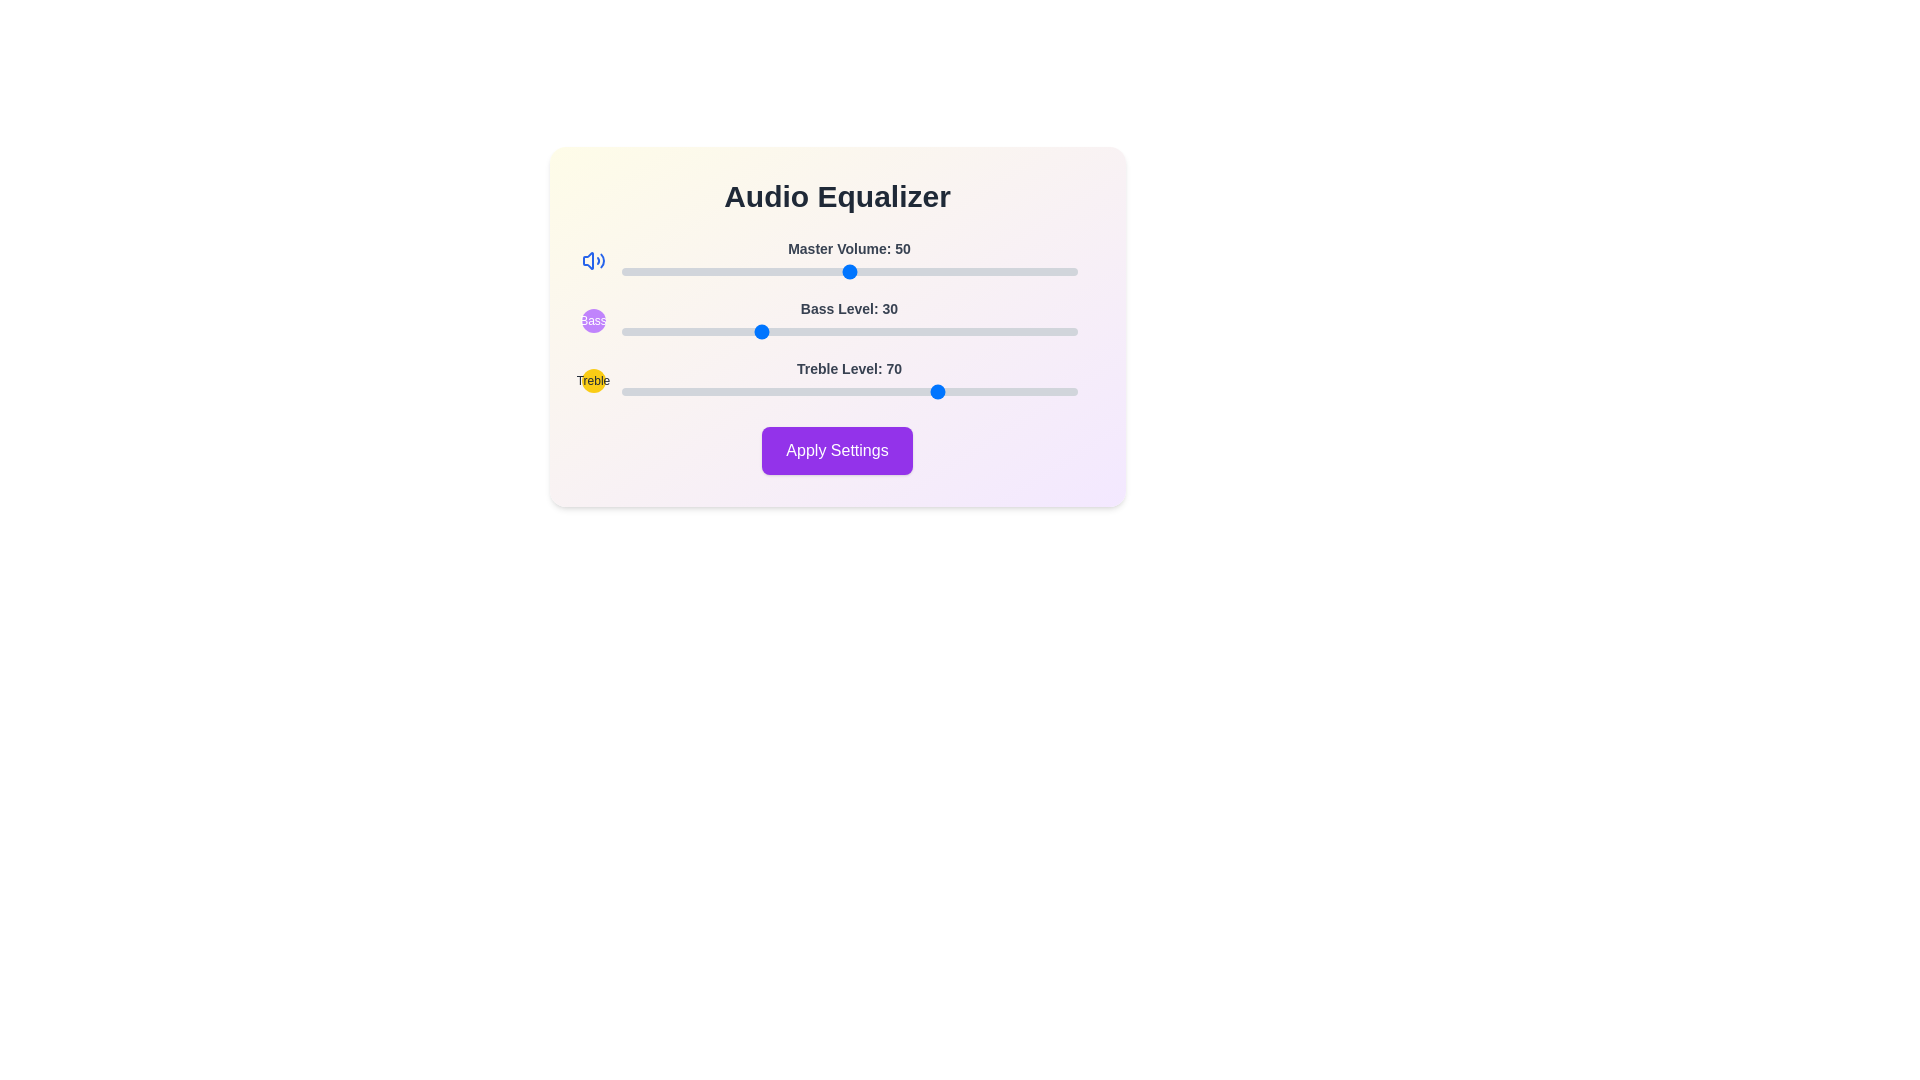  I want to click on the bass level, so click(1031, 330).